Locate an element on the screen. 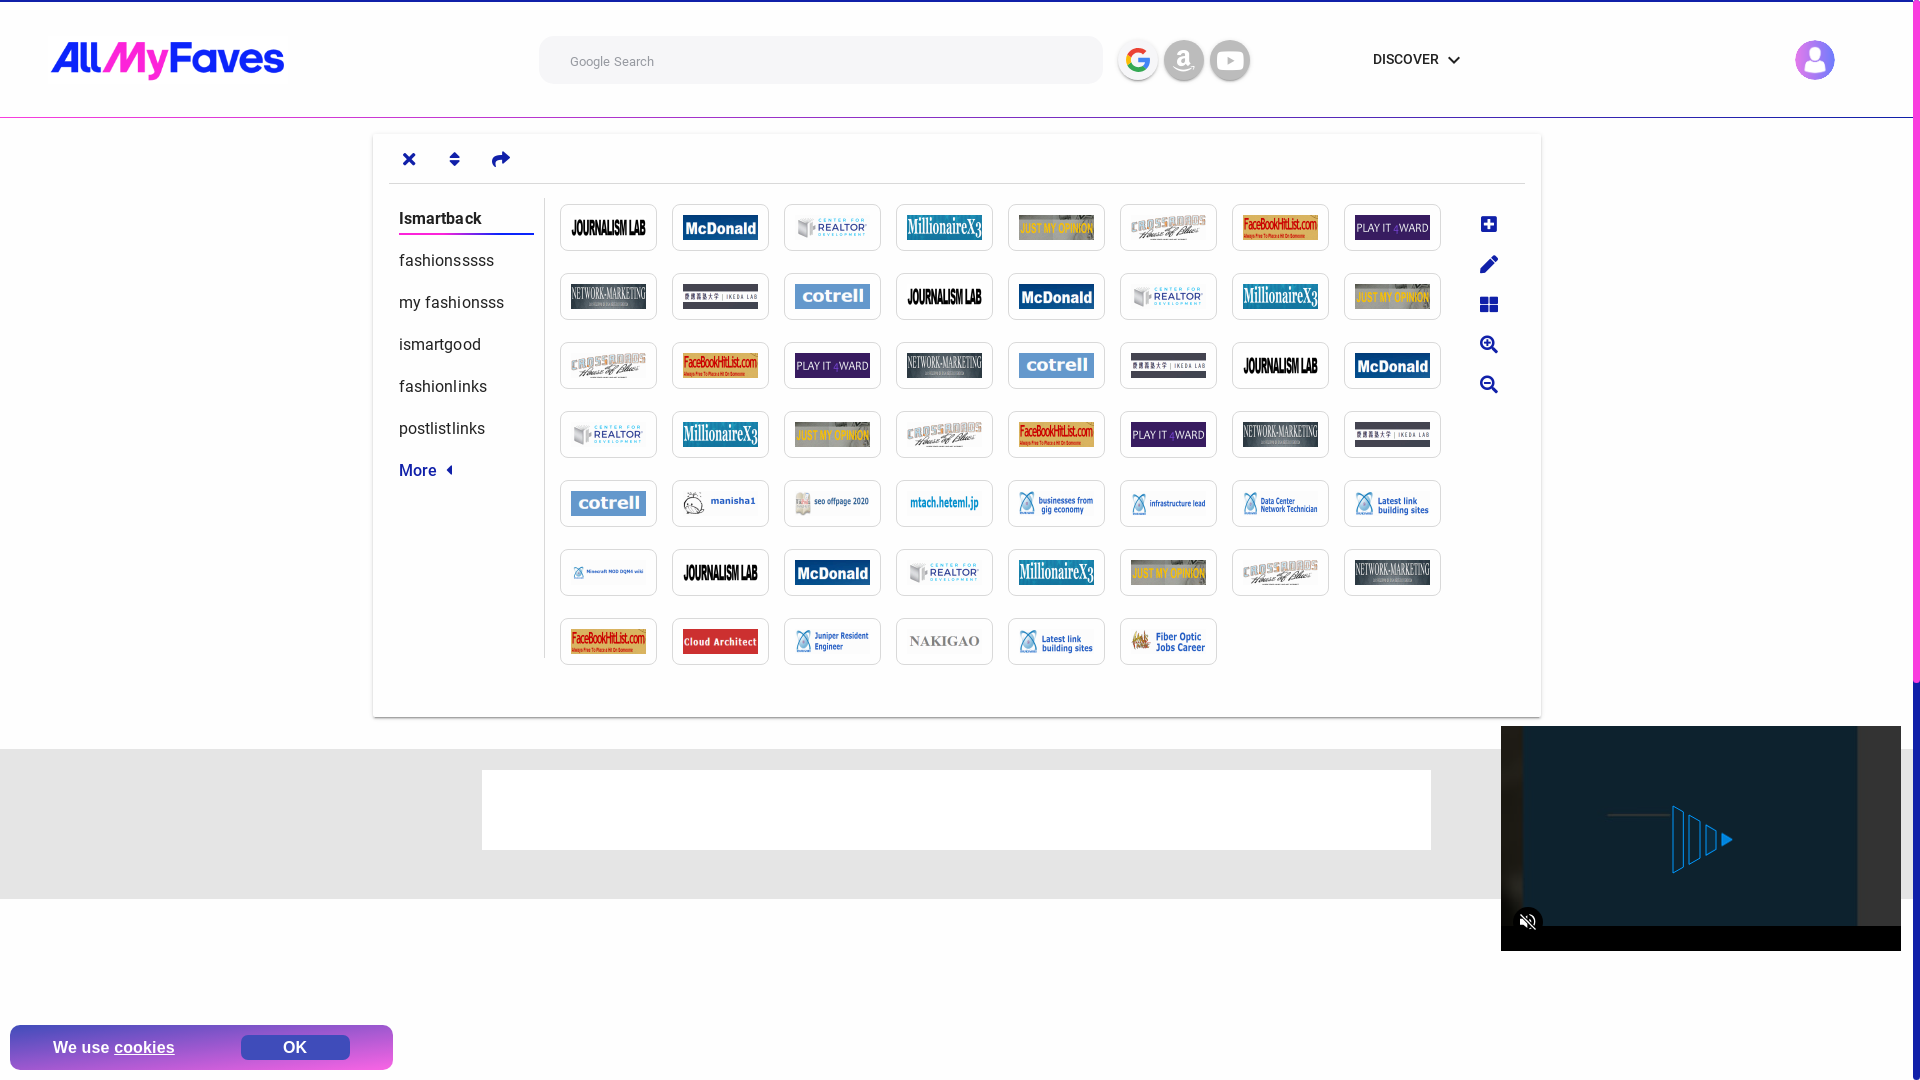 The image size is (1920, 1080). 'Sort tabs' is located at coordinates (453, 157).